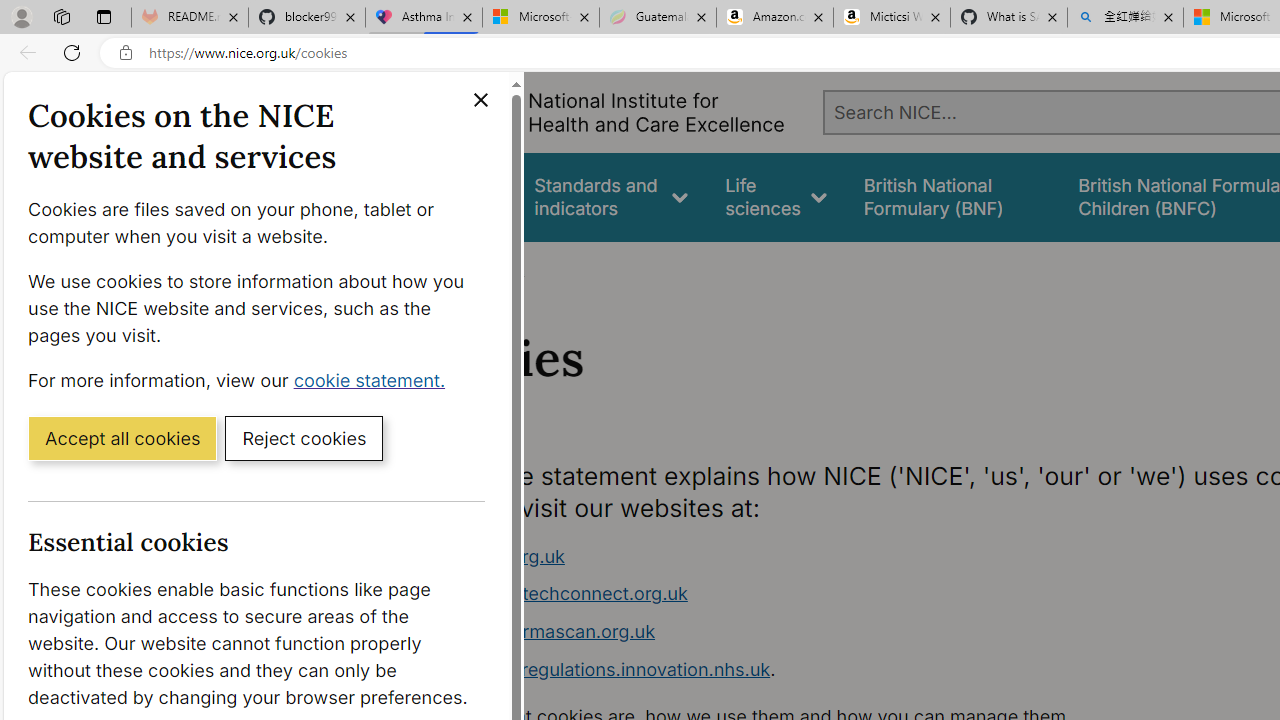 Image resolution: width=1280 pixels, height=720 pixels. Describe the element at coordinates (373, 379) in the screenshot. I see `'cookie statement. (Opens in a new window)'` at that location.